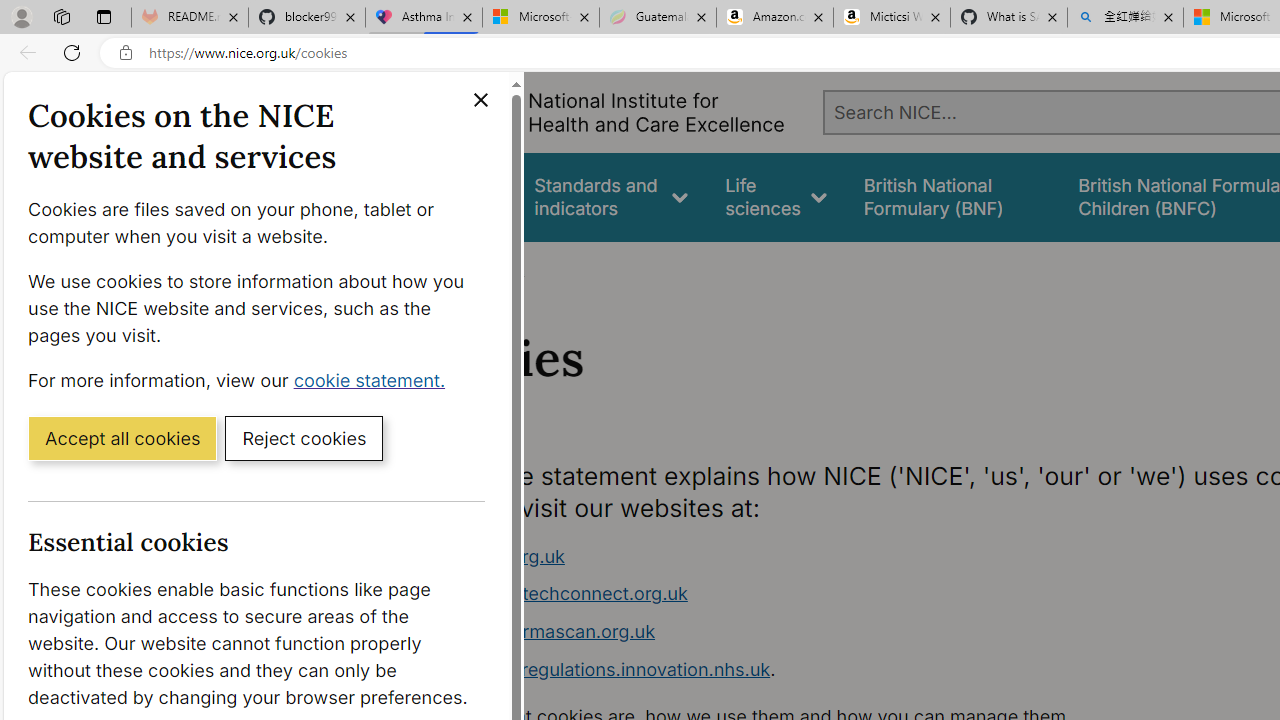 Image resolution: width=1280 pixels, height=720 pixels. Describe the element at coordinates (373, 379) in the screenshot. I see `'cookie statement. (Opens in a new window)'` at that location.